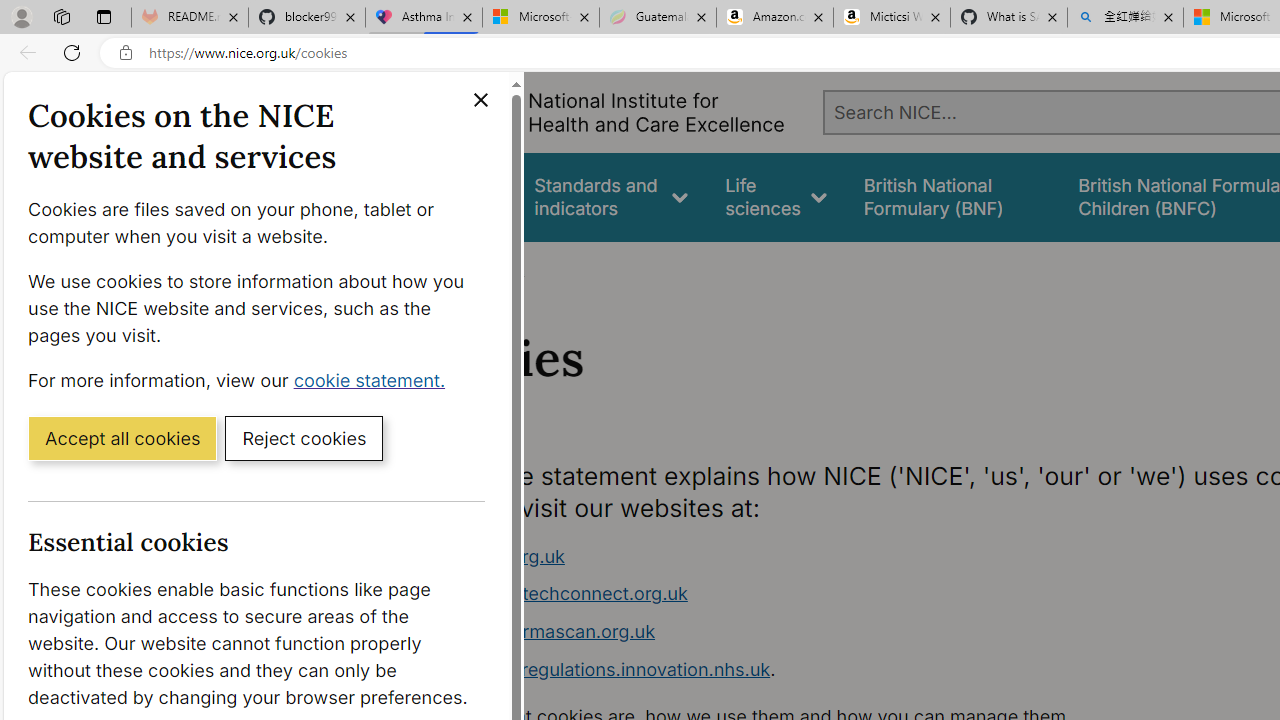 Image resolution: width=1280 pixels, height=720 pixels. Describe the element at coordinates (373, 379) in the screenshot. I see `'cookie statement. (Opens in a new window)'` at that location.